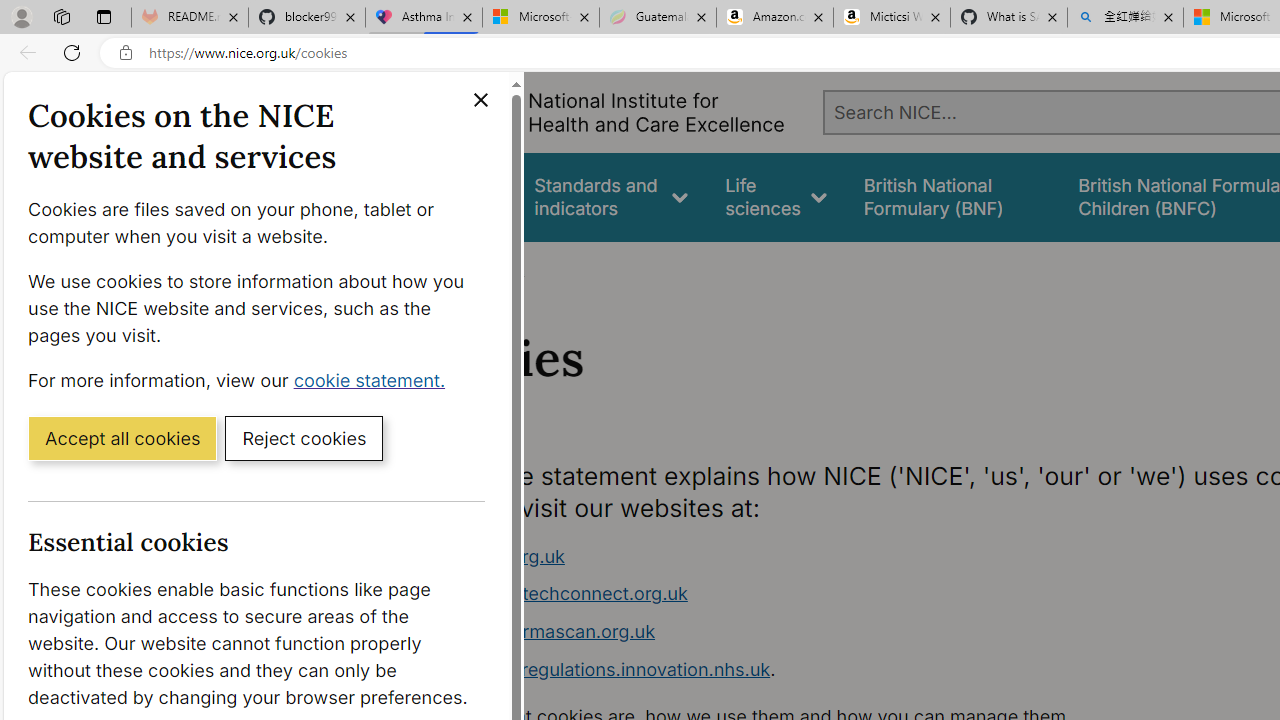 Image resolution: width=1280 pixels, height=720 pixels. Describe the element at coordinates (373, 379) in the screenshot. I see `'cookie statement. (Opens in a new window)'` at that location.